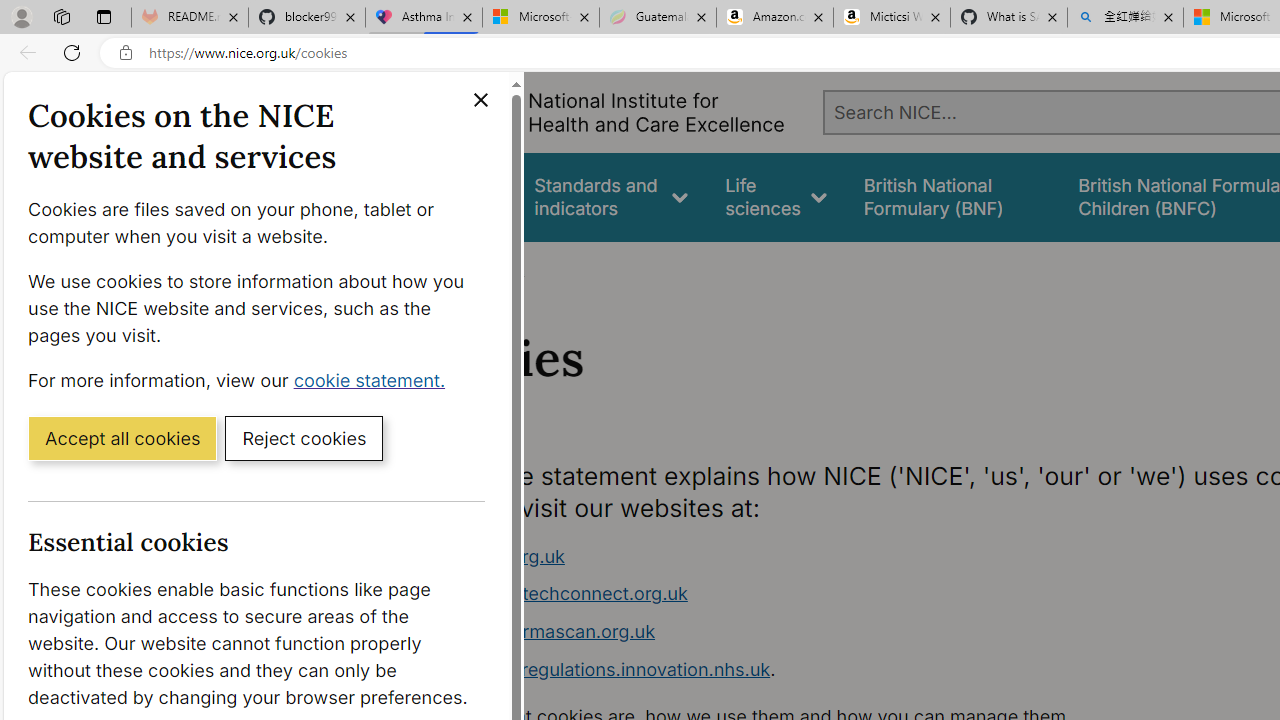 Image resolution: width=1280 pixels, height=720 pixels. Describe the element at coordinates (373, 379) in the screenshot. I see `'cookie statement. (Opens in a new window)'` at that location.